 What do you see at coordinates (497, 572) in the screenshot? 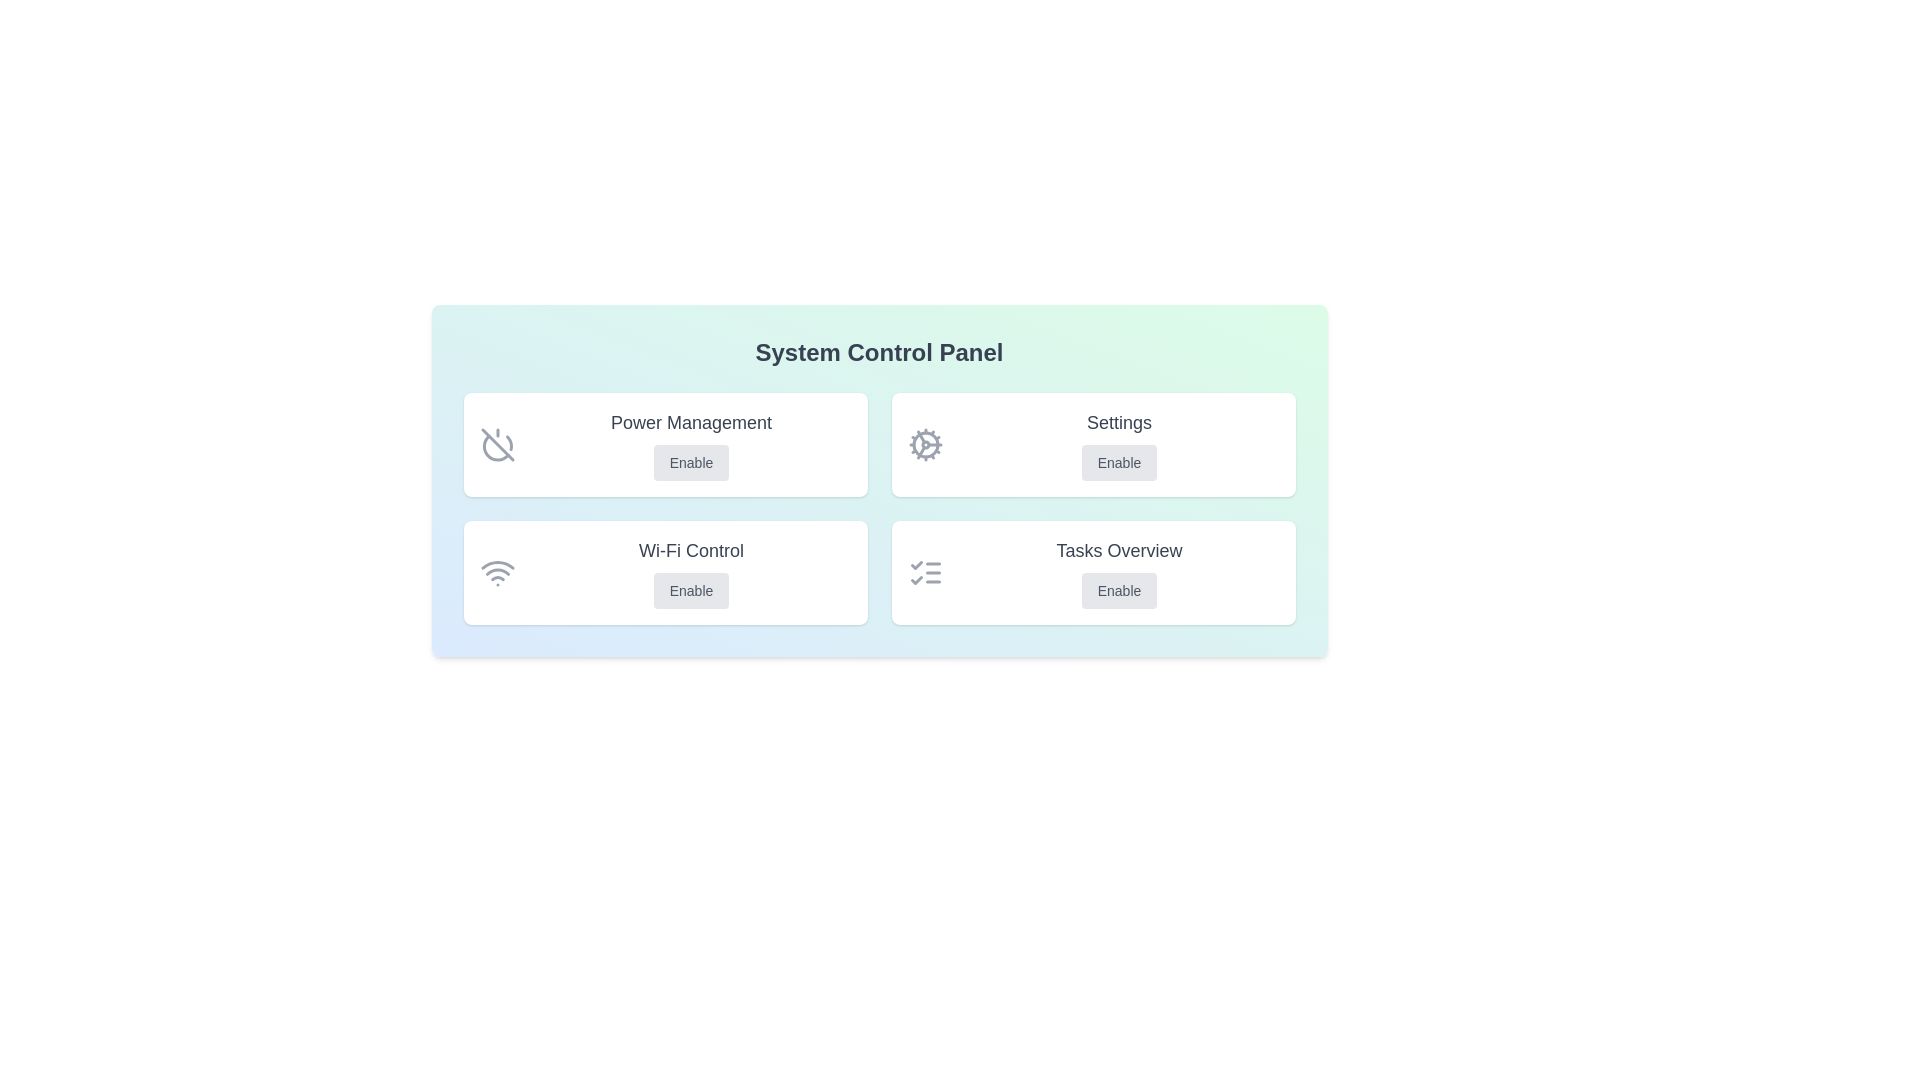
I see `the second arc of the Wi-Fi icon, located beneath the 'Wi-Fi Control' heading, which represents Wi-Fi signal strength` at bounding box center [497, 572].